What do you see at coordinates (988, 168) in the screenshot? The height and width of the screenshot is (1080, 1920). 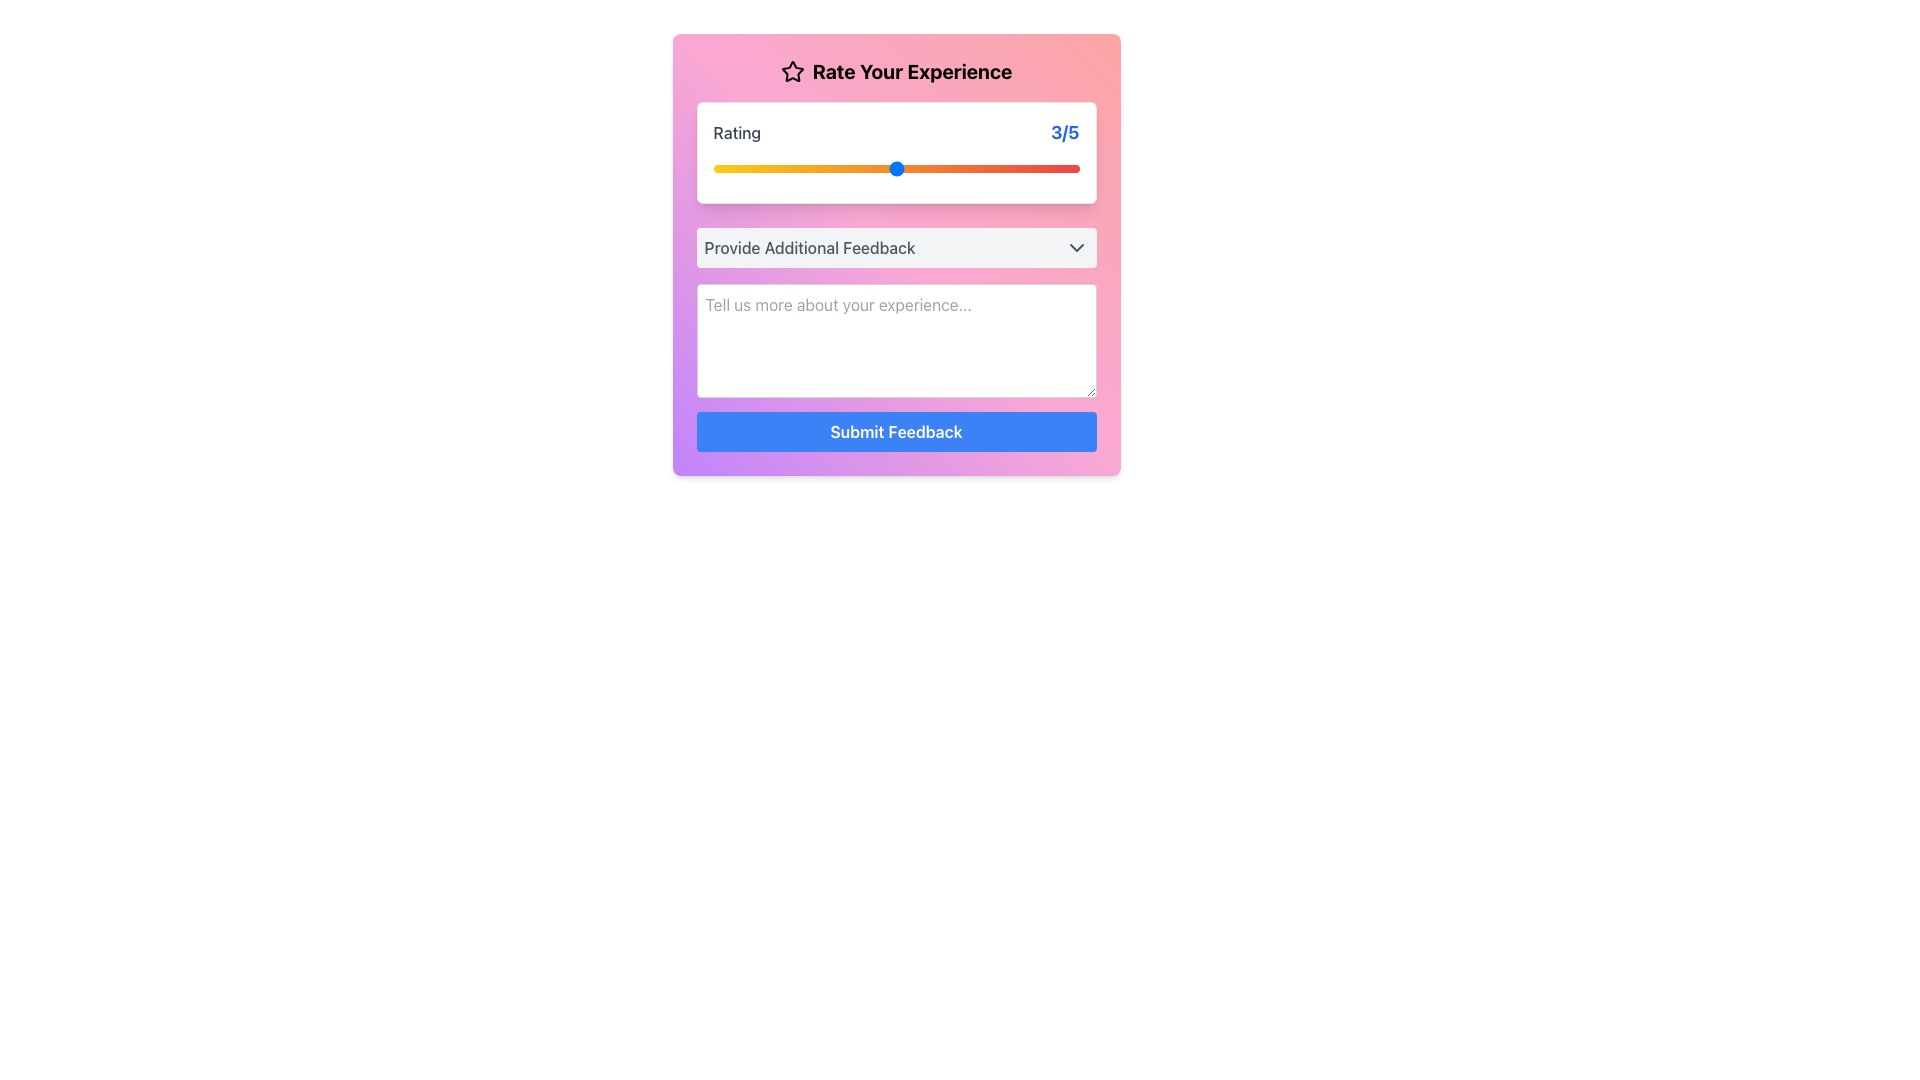 I see `rating slider` at bounding box center [988, 168].